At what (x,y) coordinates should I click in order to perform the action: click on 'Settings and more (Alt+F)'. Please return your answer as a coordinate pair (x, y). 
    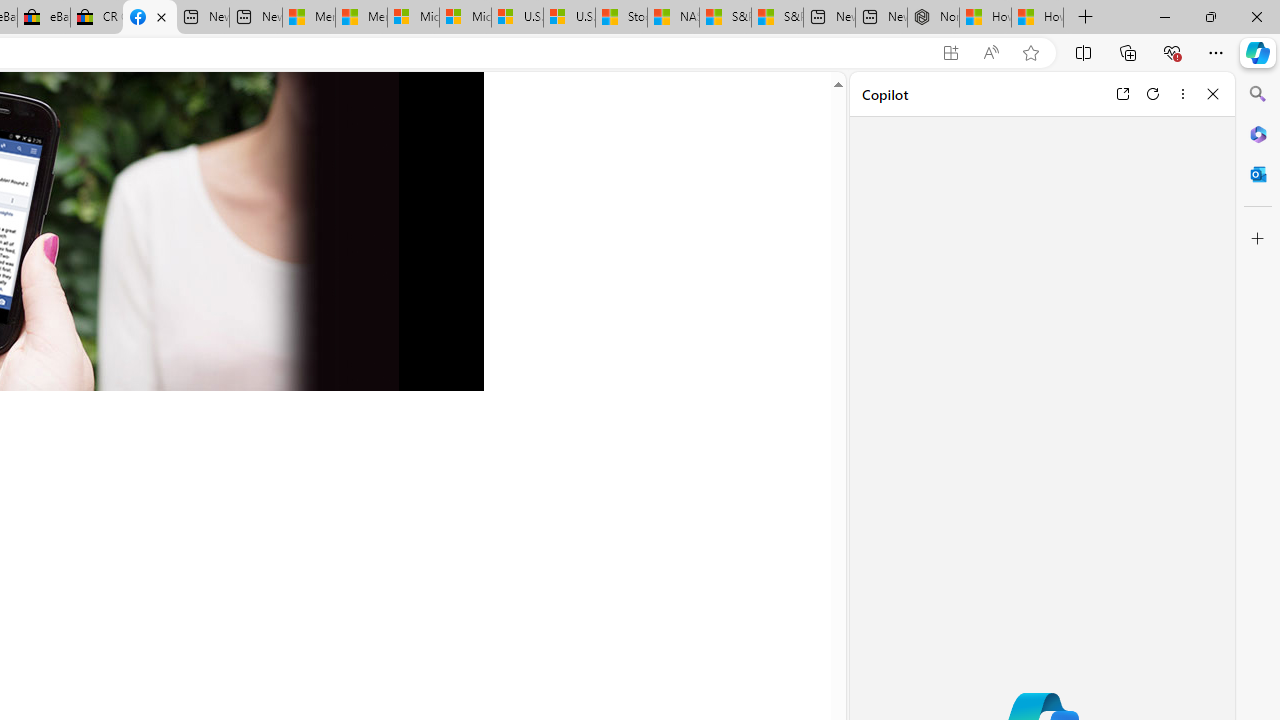
    Looking at the image, I should click on (1215, 51).